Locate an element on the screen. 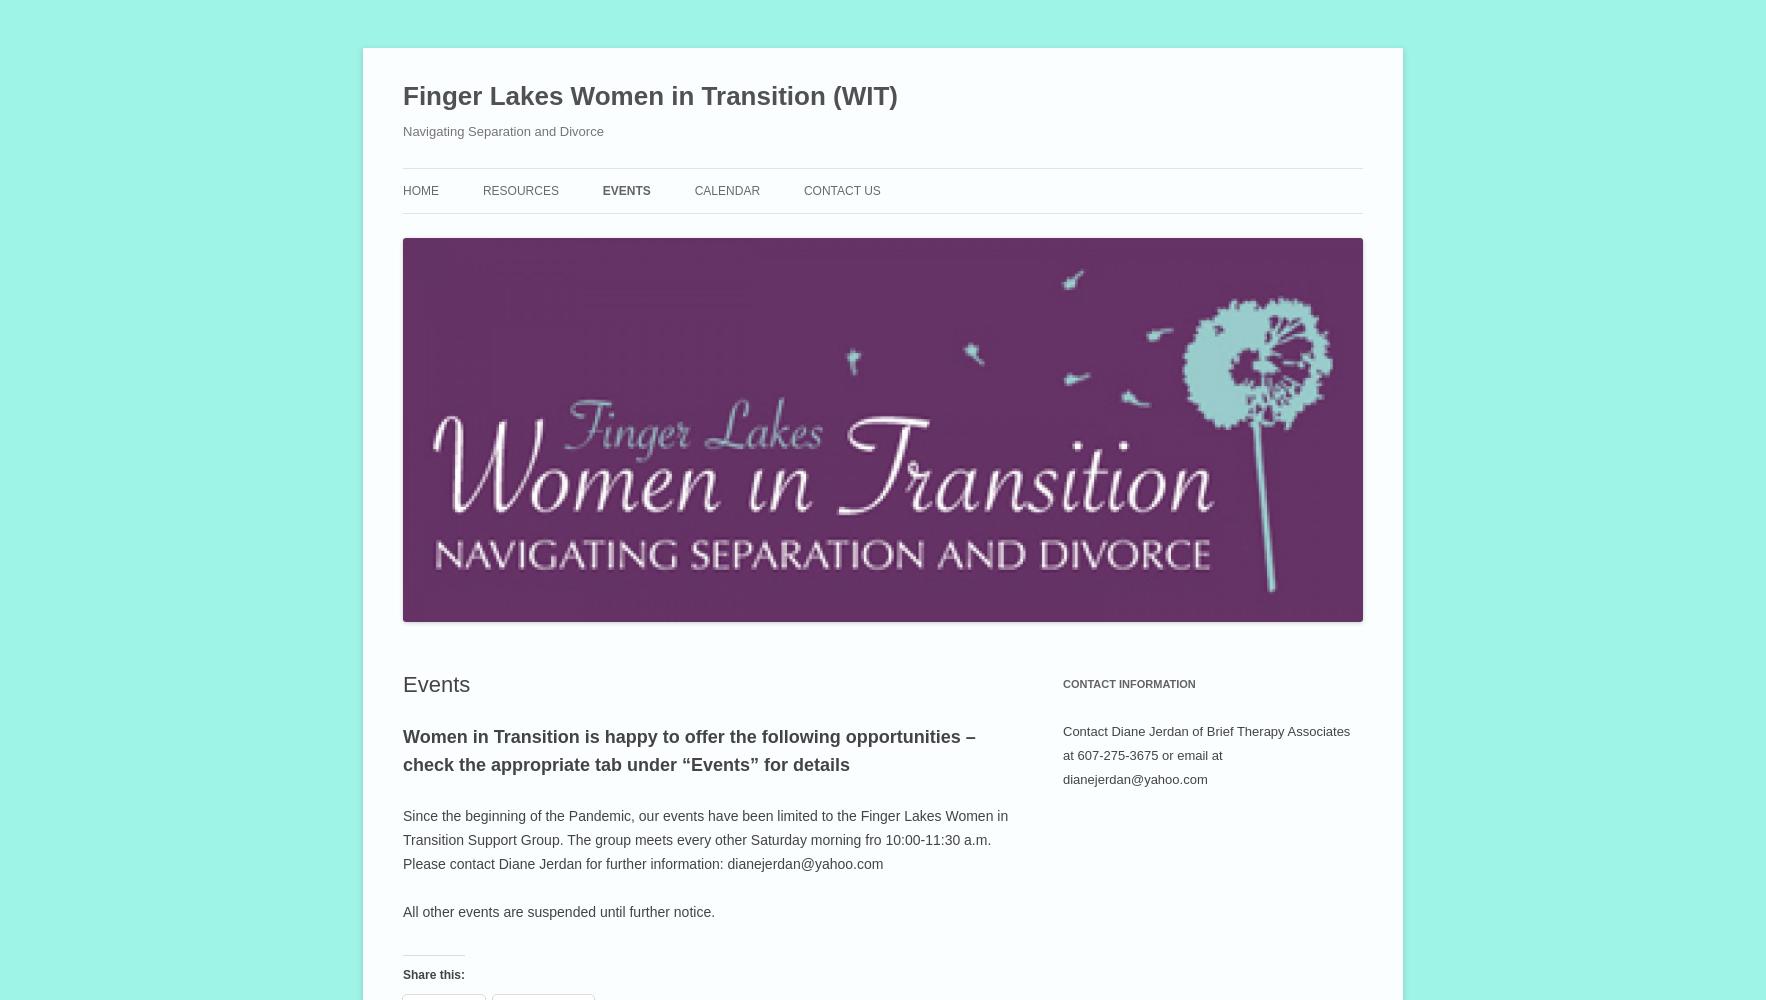  'Since the beginning of the Pandemic, our events have been limited to the Finger Lakes Women in Transition Support Group. The group meets every other Saturday morning fro 10:00-11:30 a.m. Please contact Diane Jerdan for further information:  dianejerdan@yahoo.com' is located at coordinates (705, 839).